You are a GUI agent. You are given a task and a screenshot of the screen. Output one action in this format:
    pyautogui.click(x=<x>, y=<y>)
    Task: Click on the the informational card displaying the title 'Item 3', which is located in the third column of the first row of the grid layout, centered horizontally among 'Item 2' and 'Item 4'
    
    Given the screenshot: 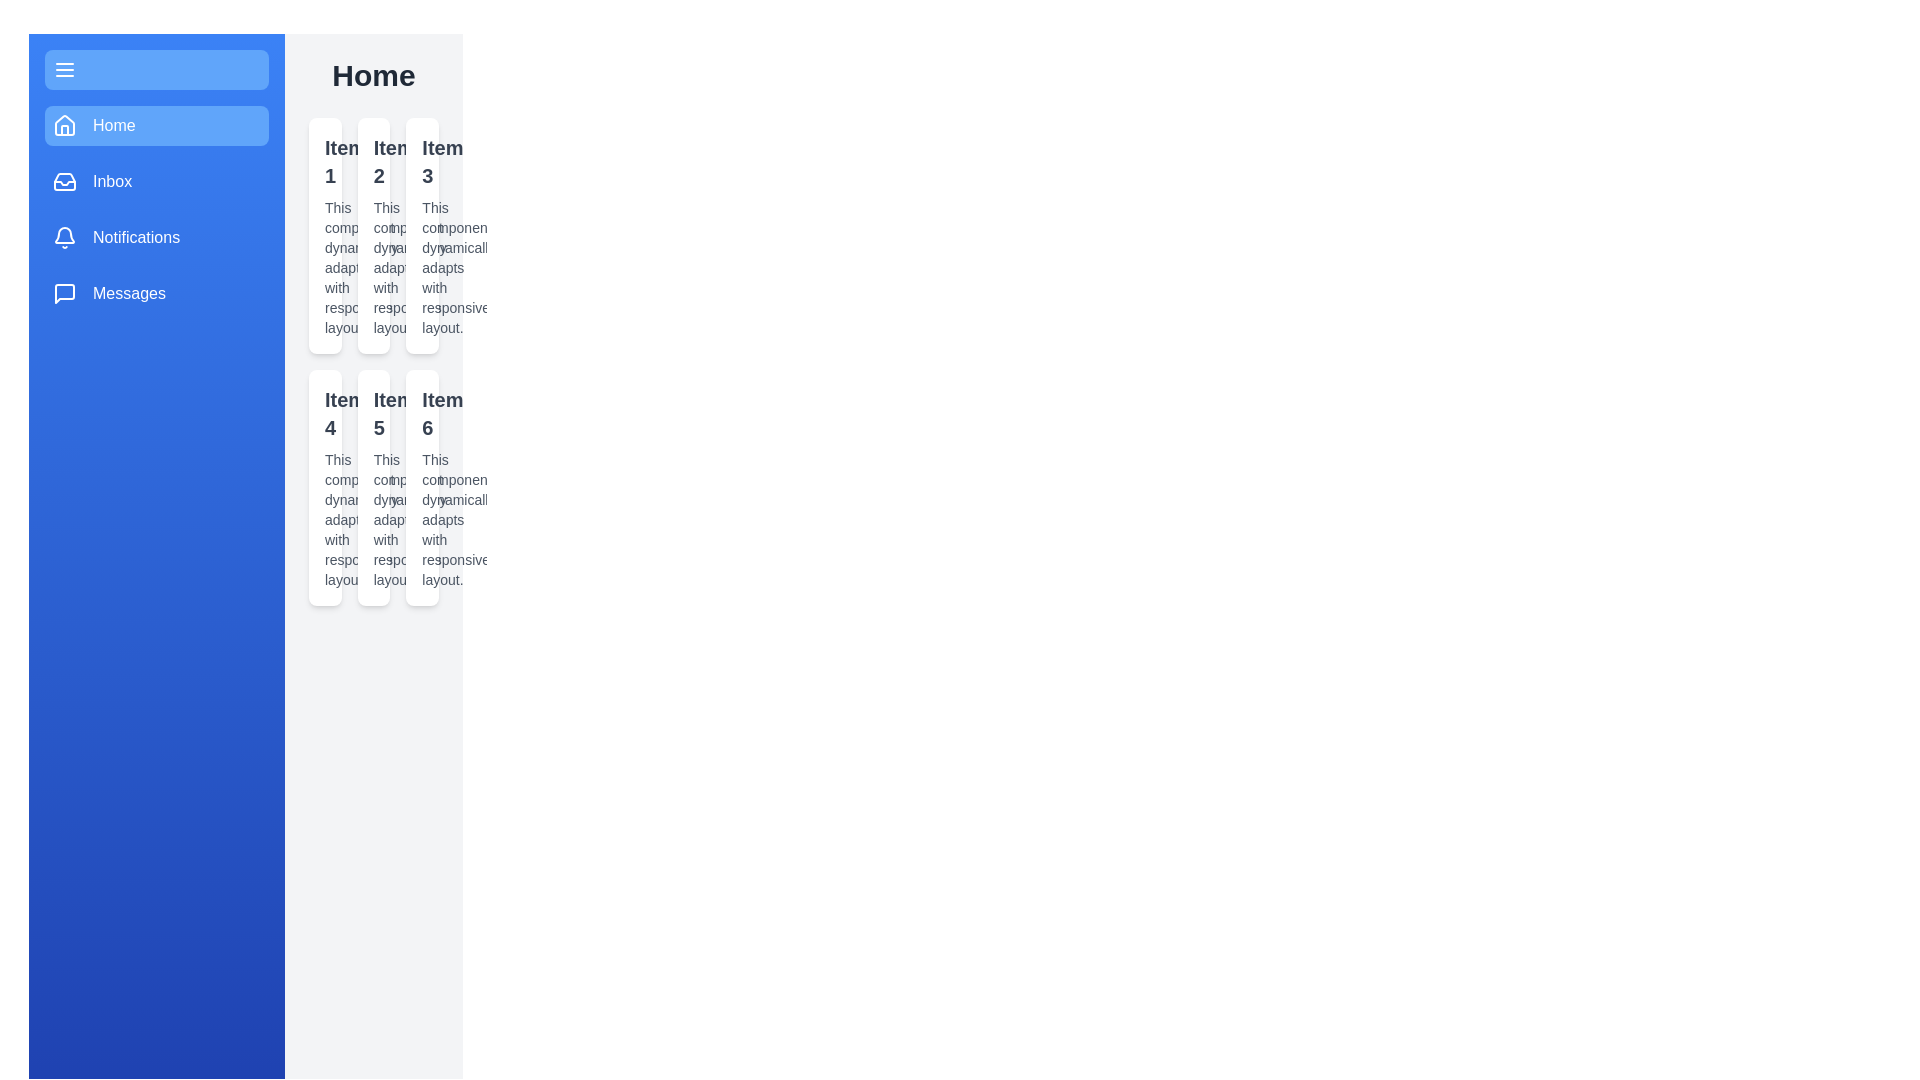 What is the action you would take?
    pyautogui.click(x=421, y=234)
    